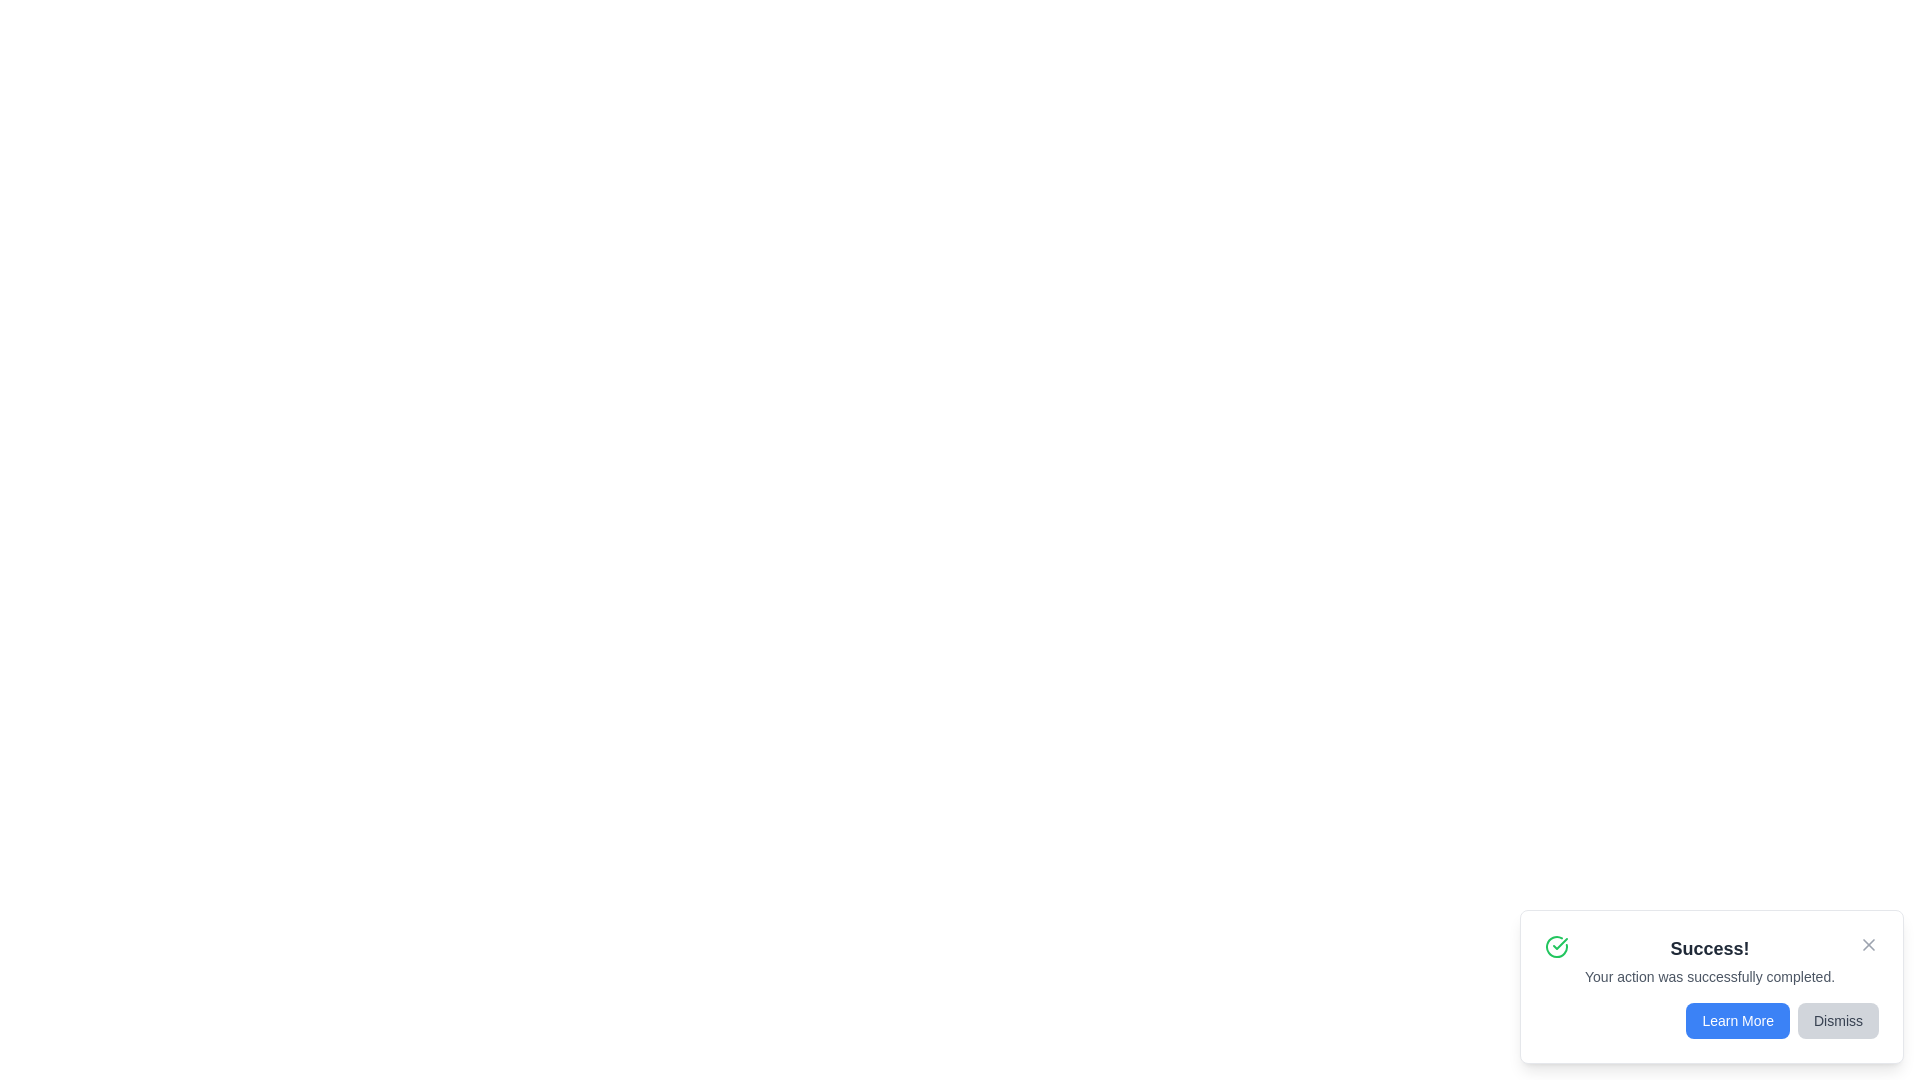 This screenshot has height=1080, width=1920. I want to click on the close button in the alert, so click(1867, 945).